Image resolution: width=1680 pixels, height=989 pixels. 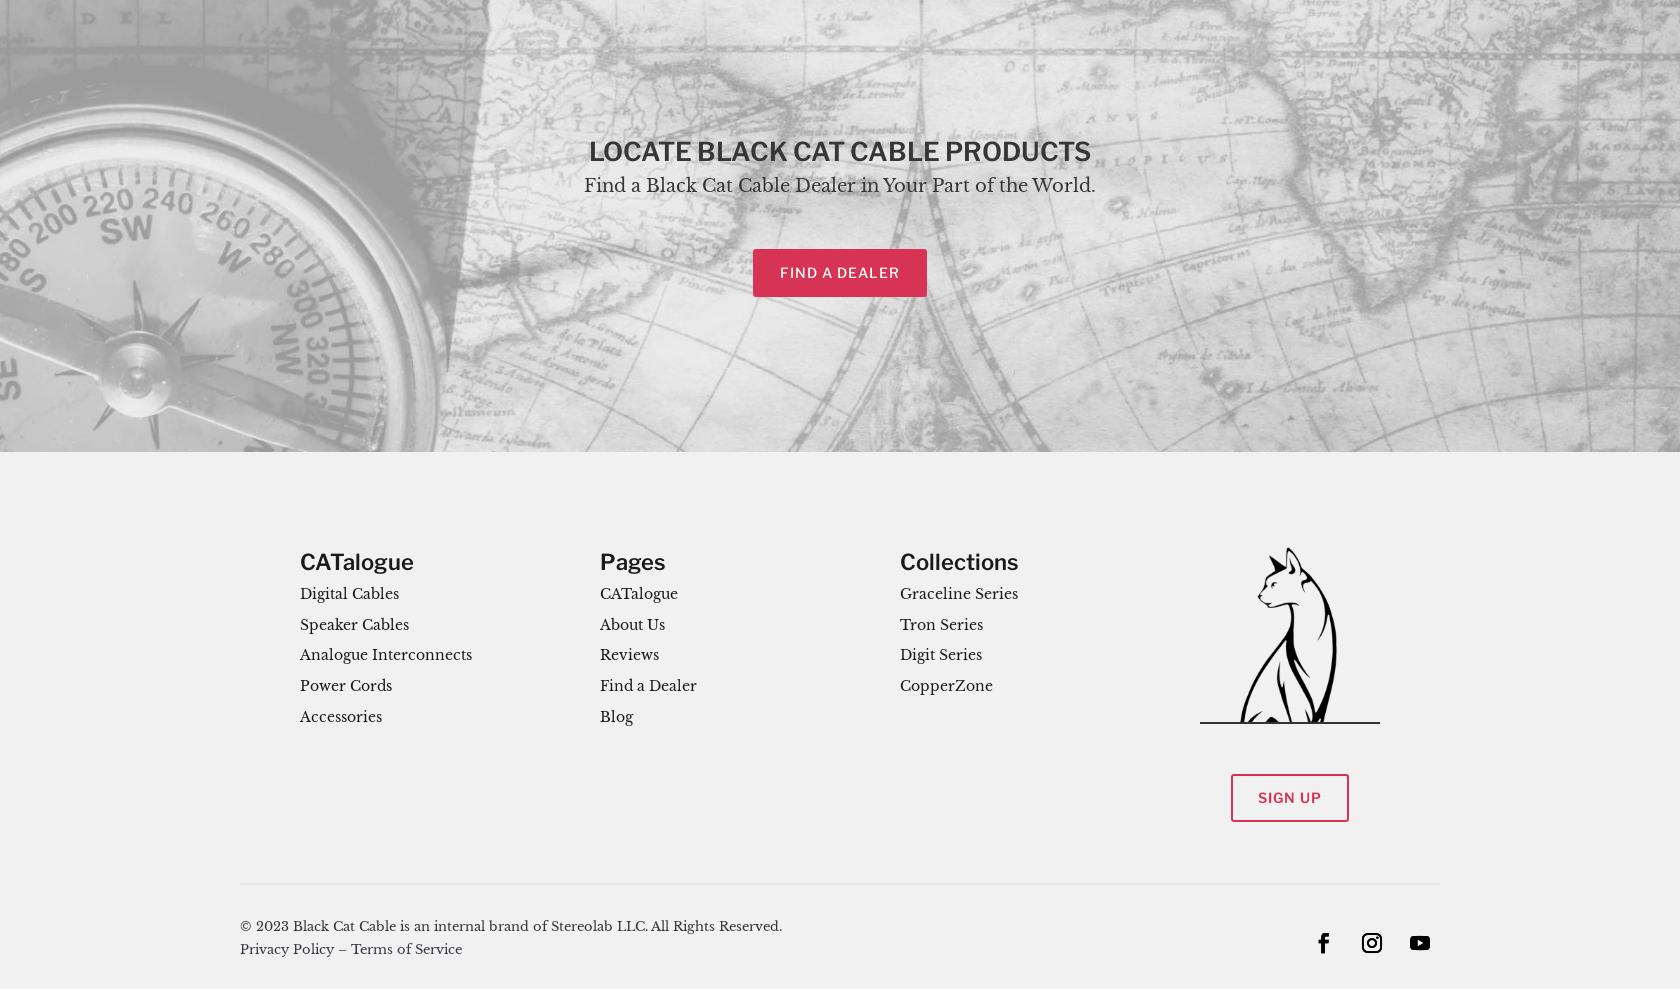 What do you see at coordinates (840, 150) in the screenshot?
I see `'Locate Black Cat Cable Products'` at bounding box center [840, 150].